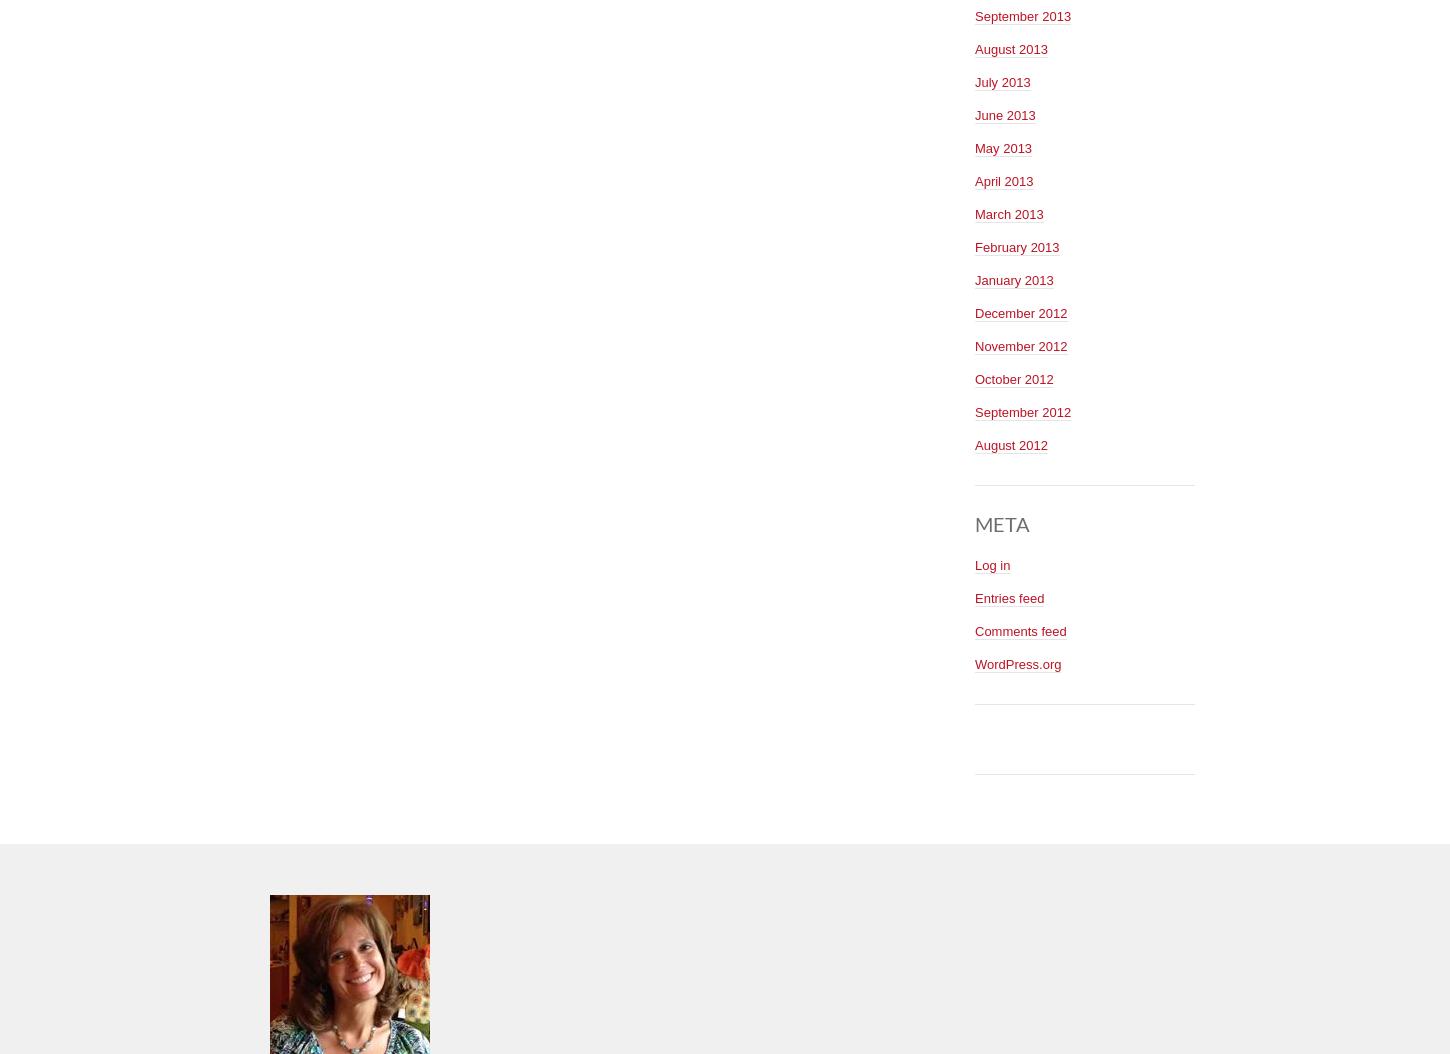 This screenshot has width=1450, height=1054. Describe the element at coordinates (1002, 80) in the screenshot. I see `'July 2013'` at that location.